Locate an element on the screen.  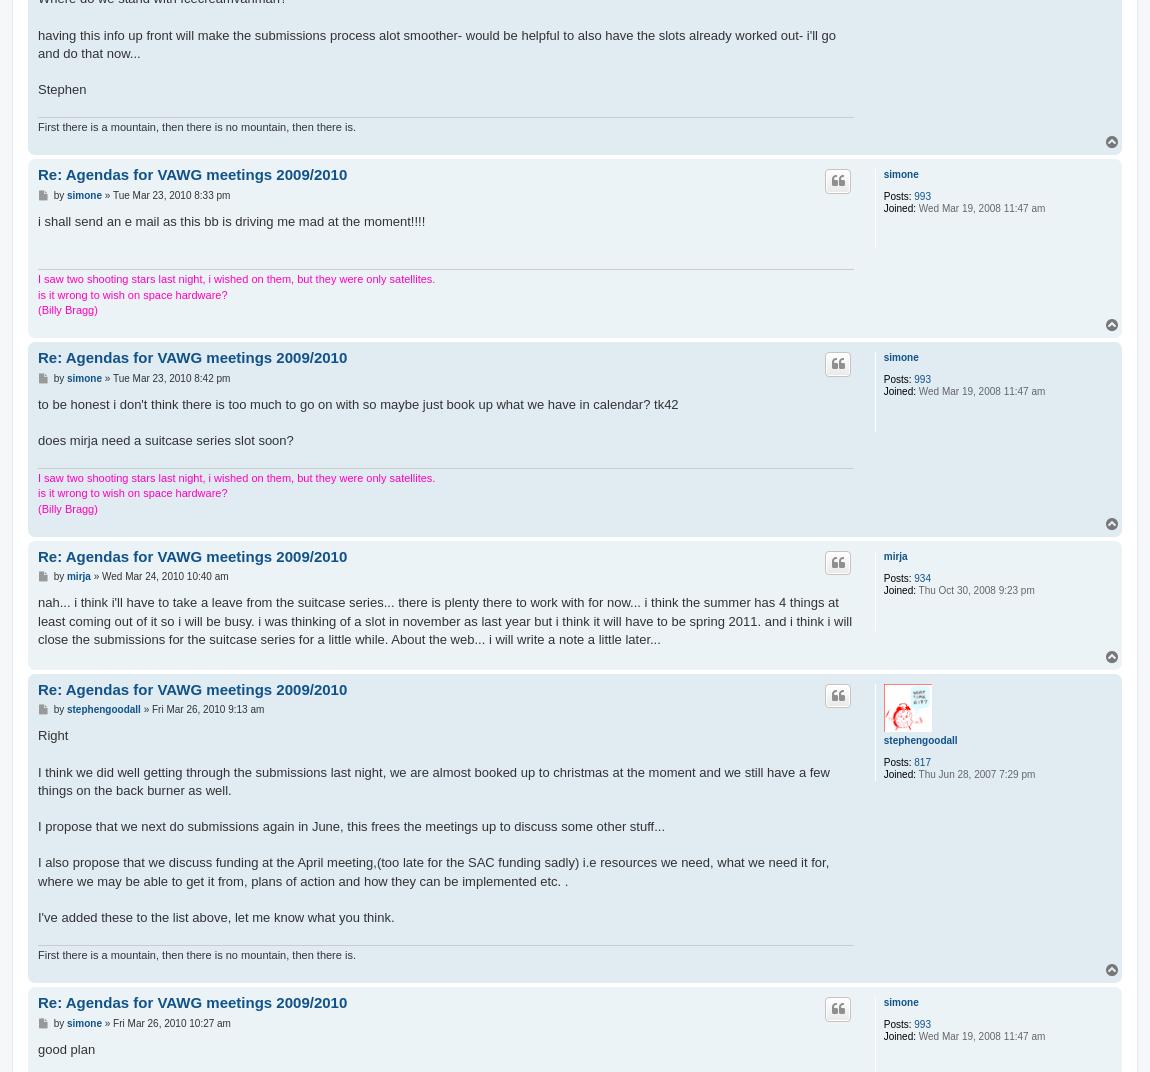
'I think we did well getting through the submissions last night, we are almost booked up to christmas at the moment and we still have a few things on the back burner as well.' is located at coordinates (36, 780).